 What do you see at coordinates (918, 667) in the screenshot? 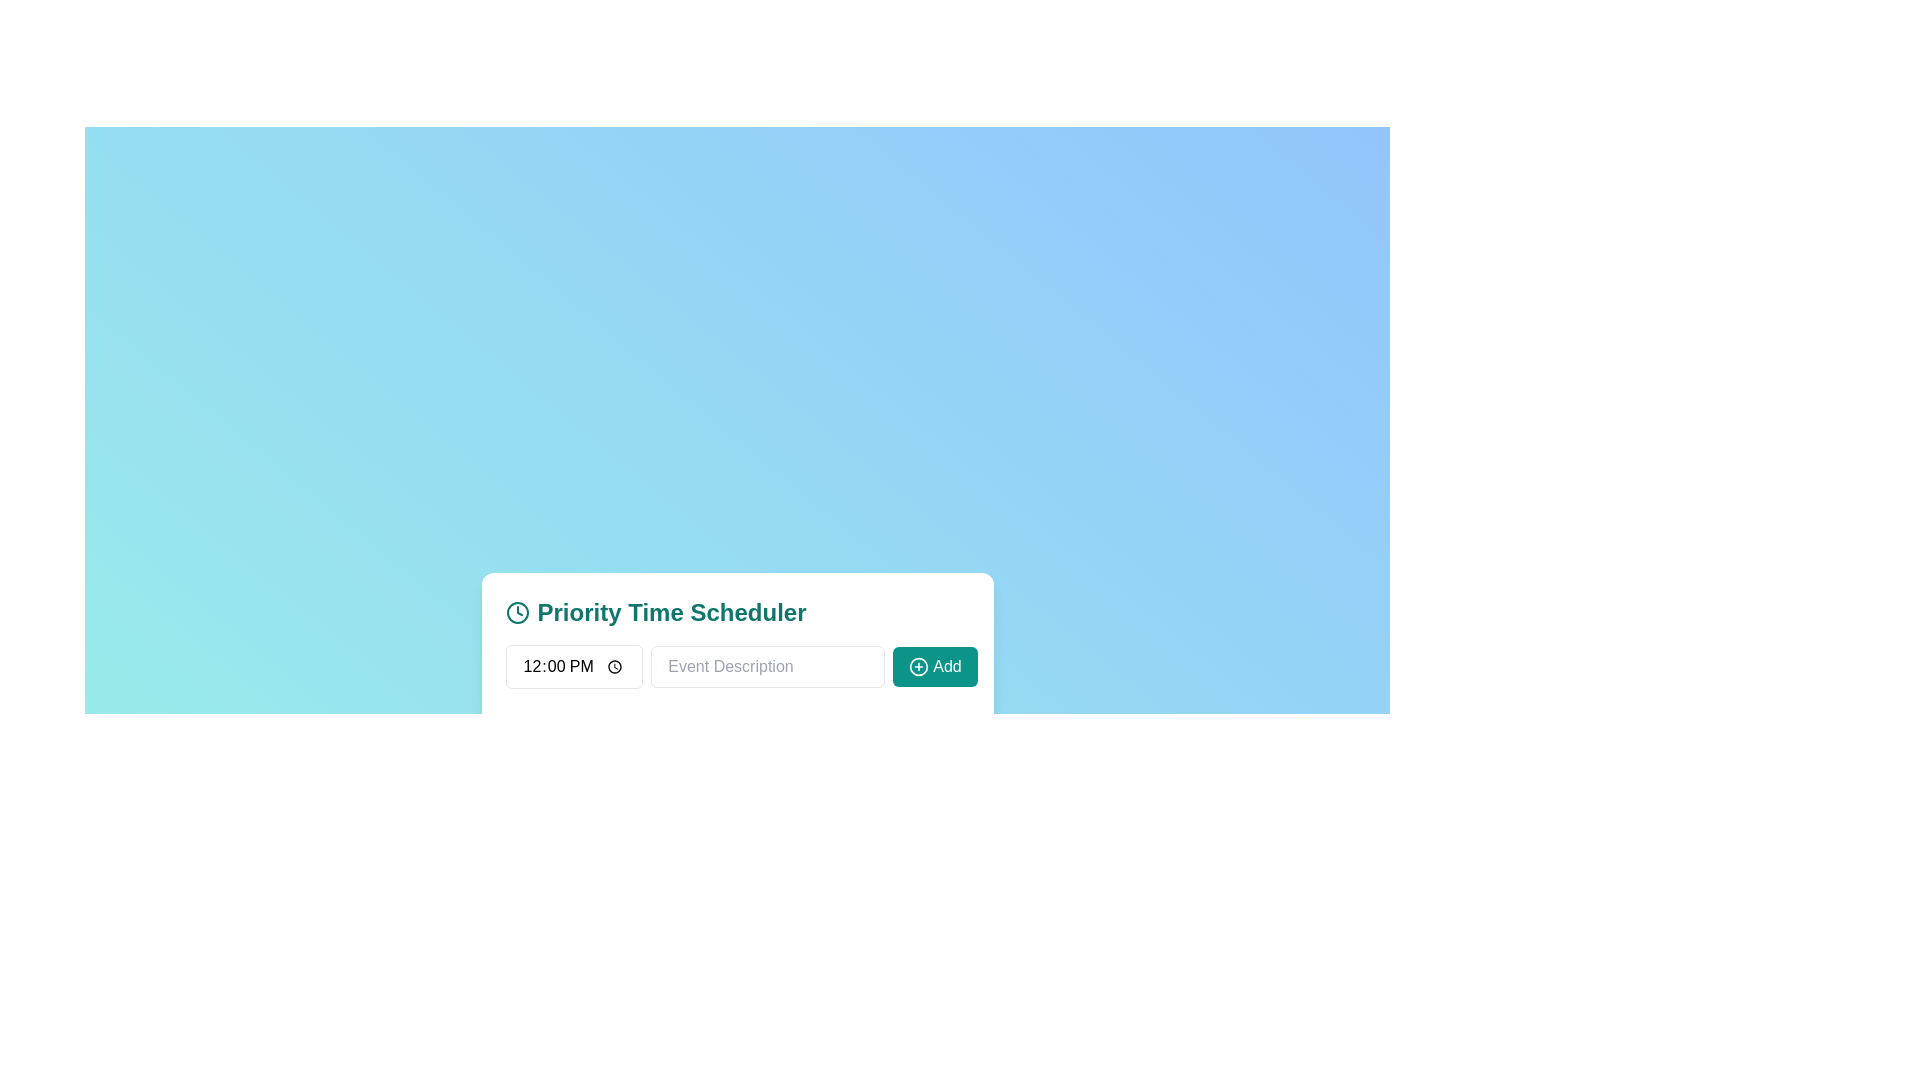
I see `the circular icon representing the addition functionality within the 'Add' button` at bounding box center [918, 667].